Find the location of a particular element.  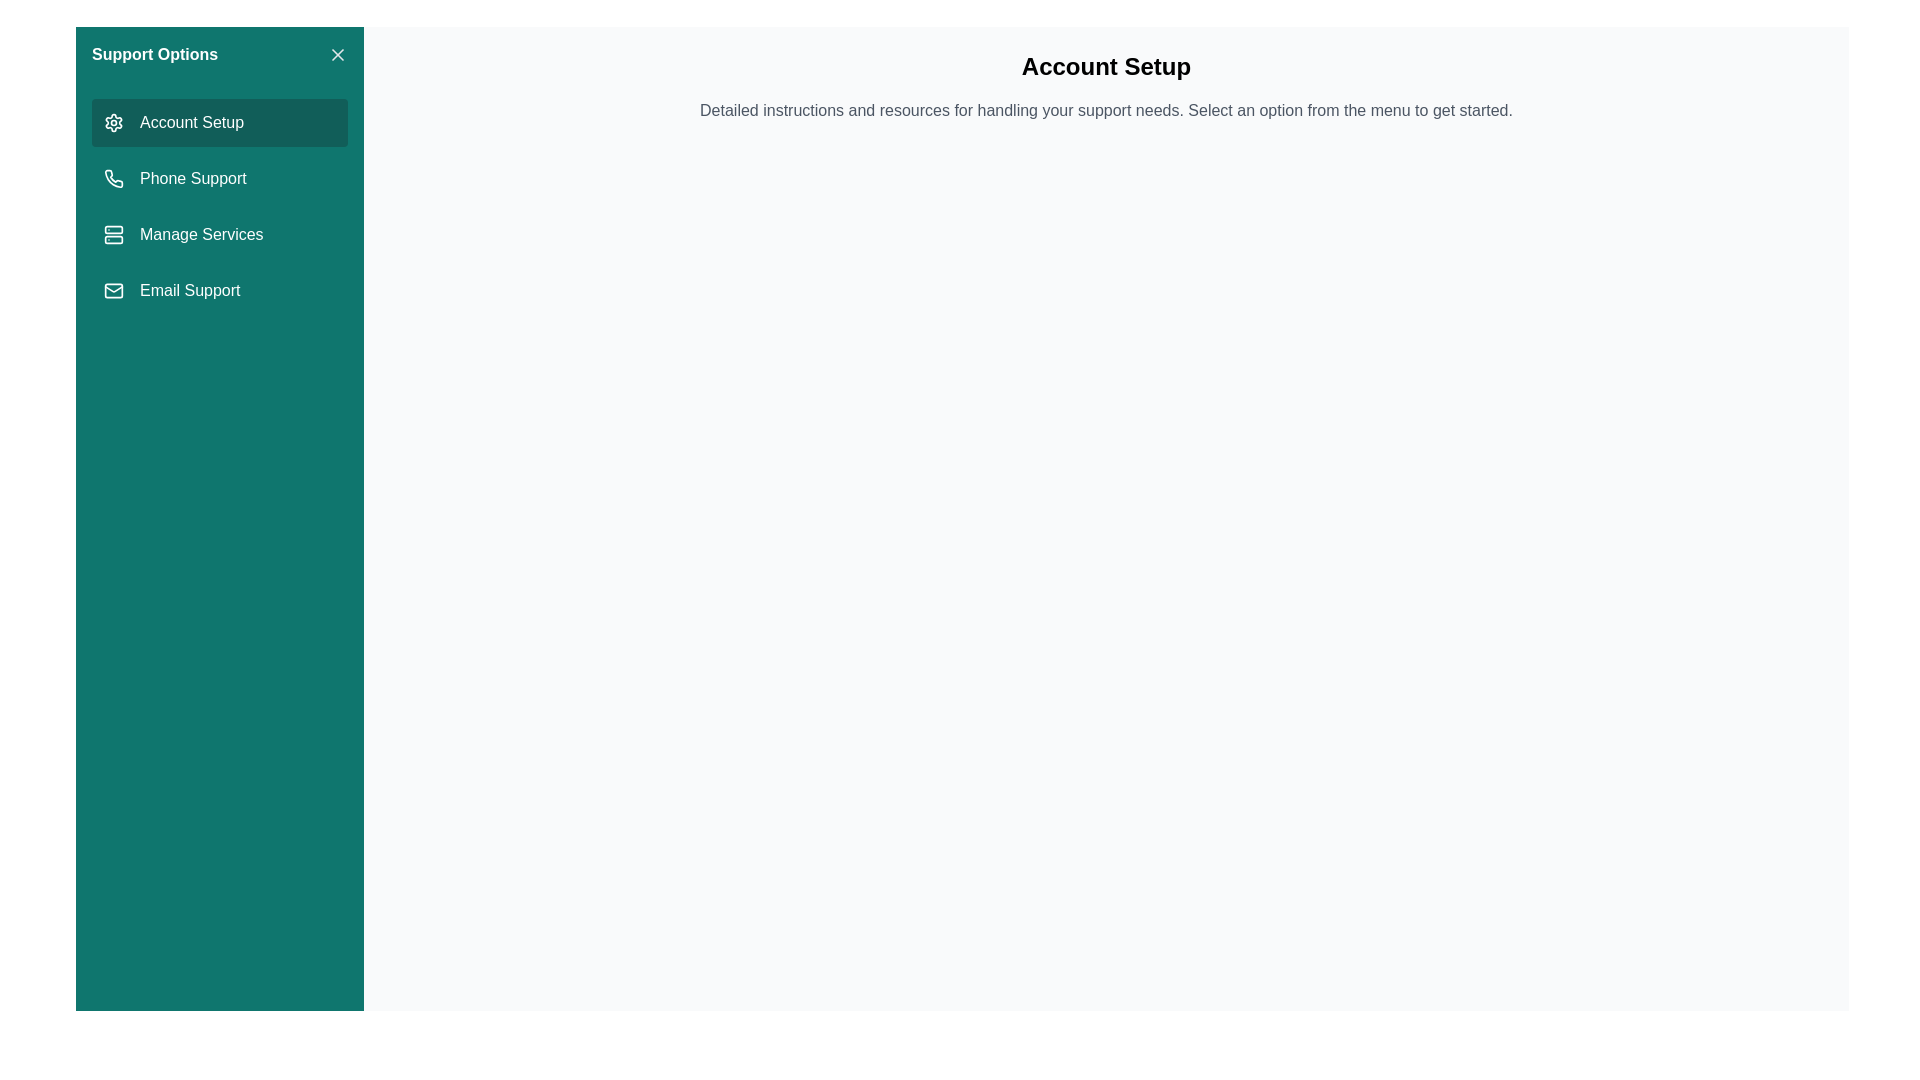

the small 'X' icon on a green background located in the top-right corner of the 'Support Options' section is located at coordinates (337, 53).